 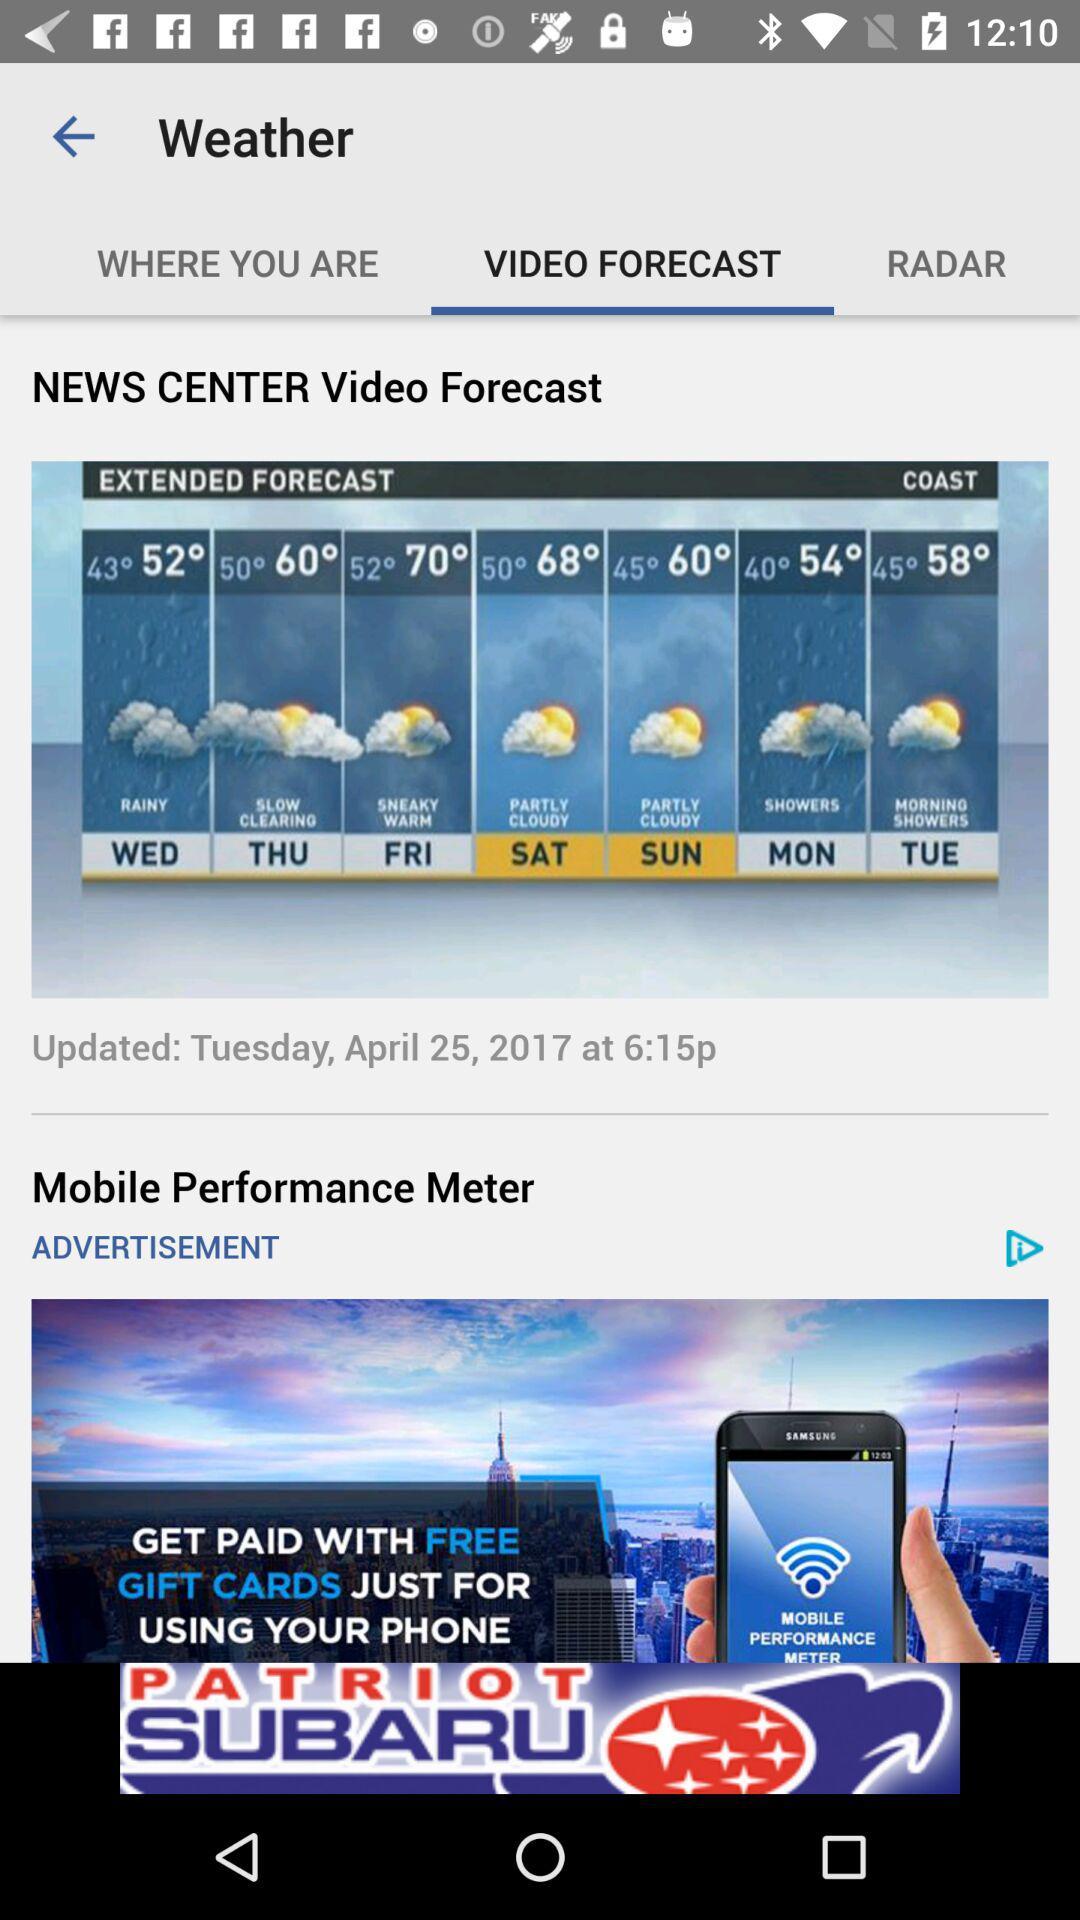 I want to click on the, so click(x=562, y=261).